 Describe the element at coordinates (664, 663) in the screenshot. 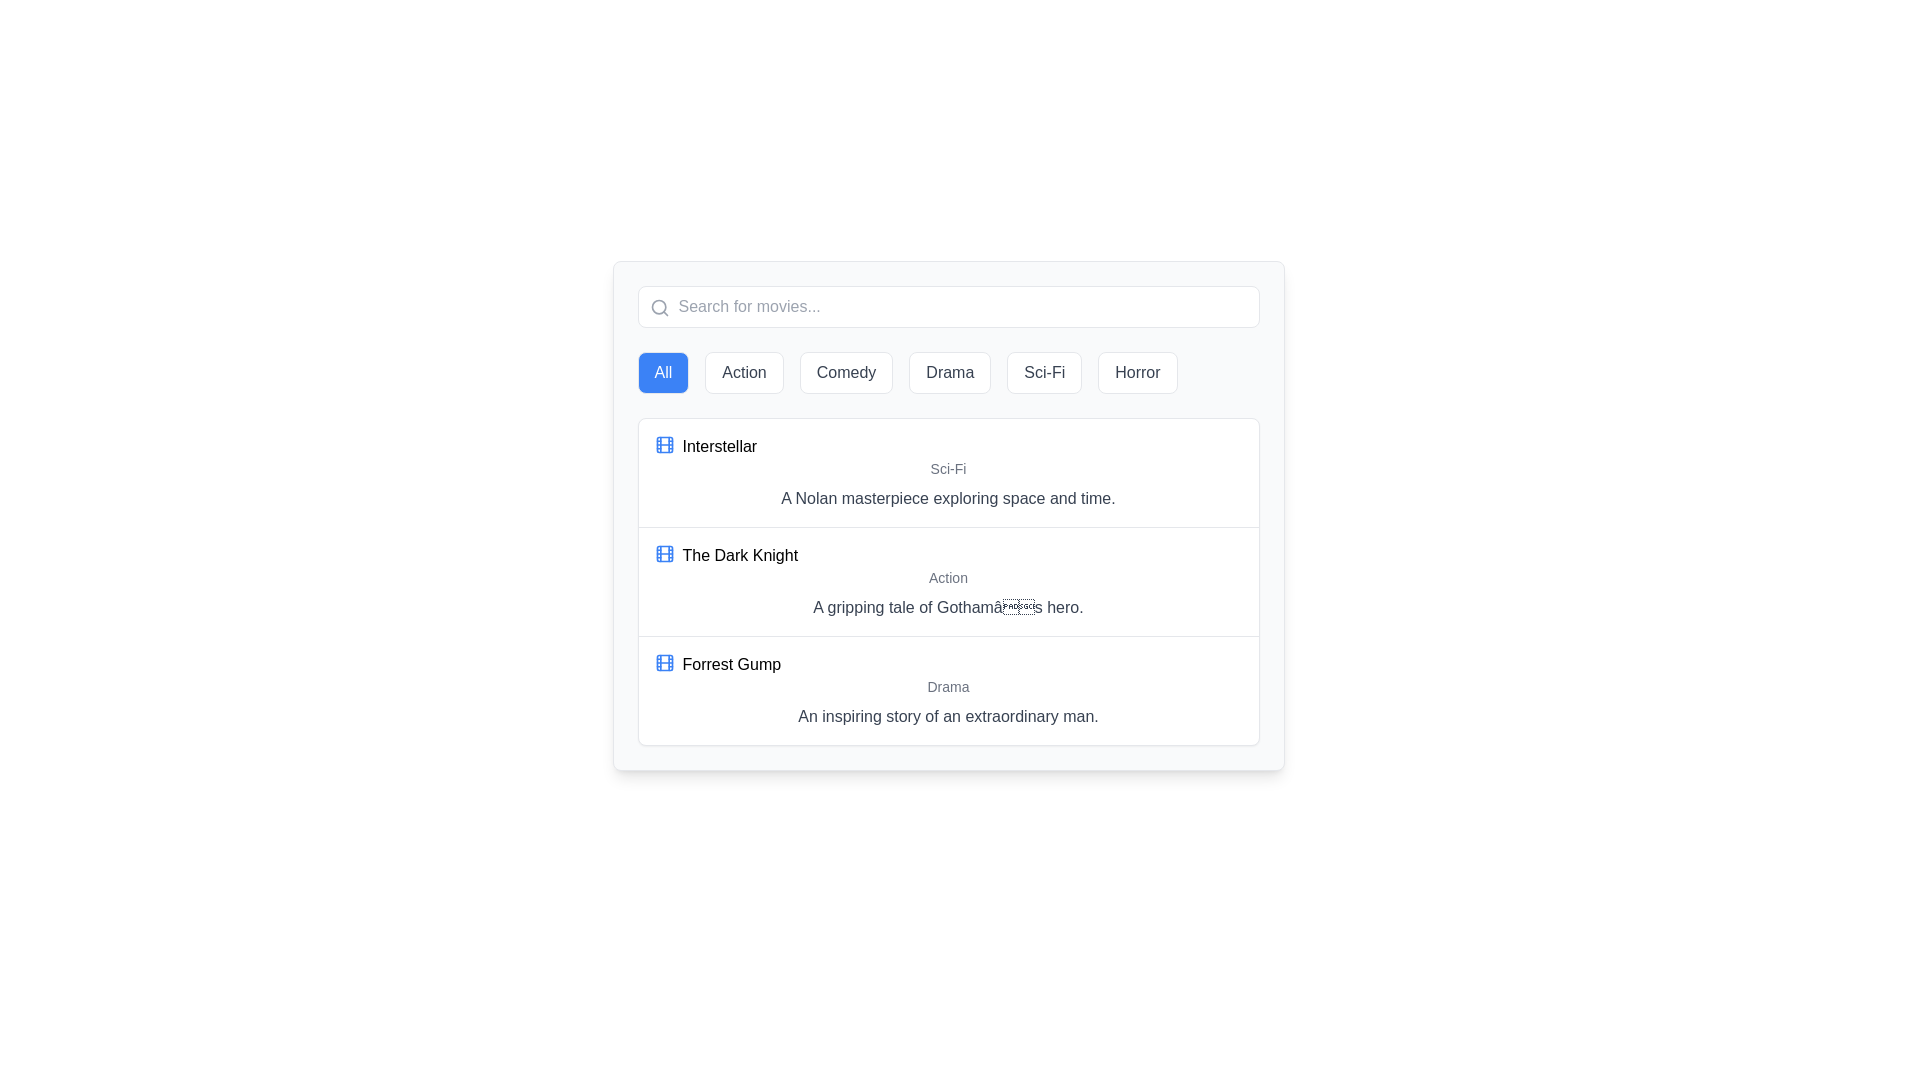

I see `the SVG rectangle element that serves as an icon for the 'The Dark Knight' entry in the list layout` at that location.